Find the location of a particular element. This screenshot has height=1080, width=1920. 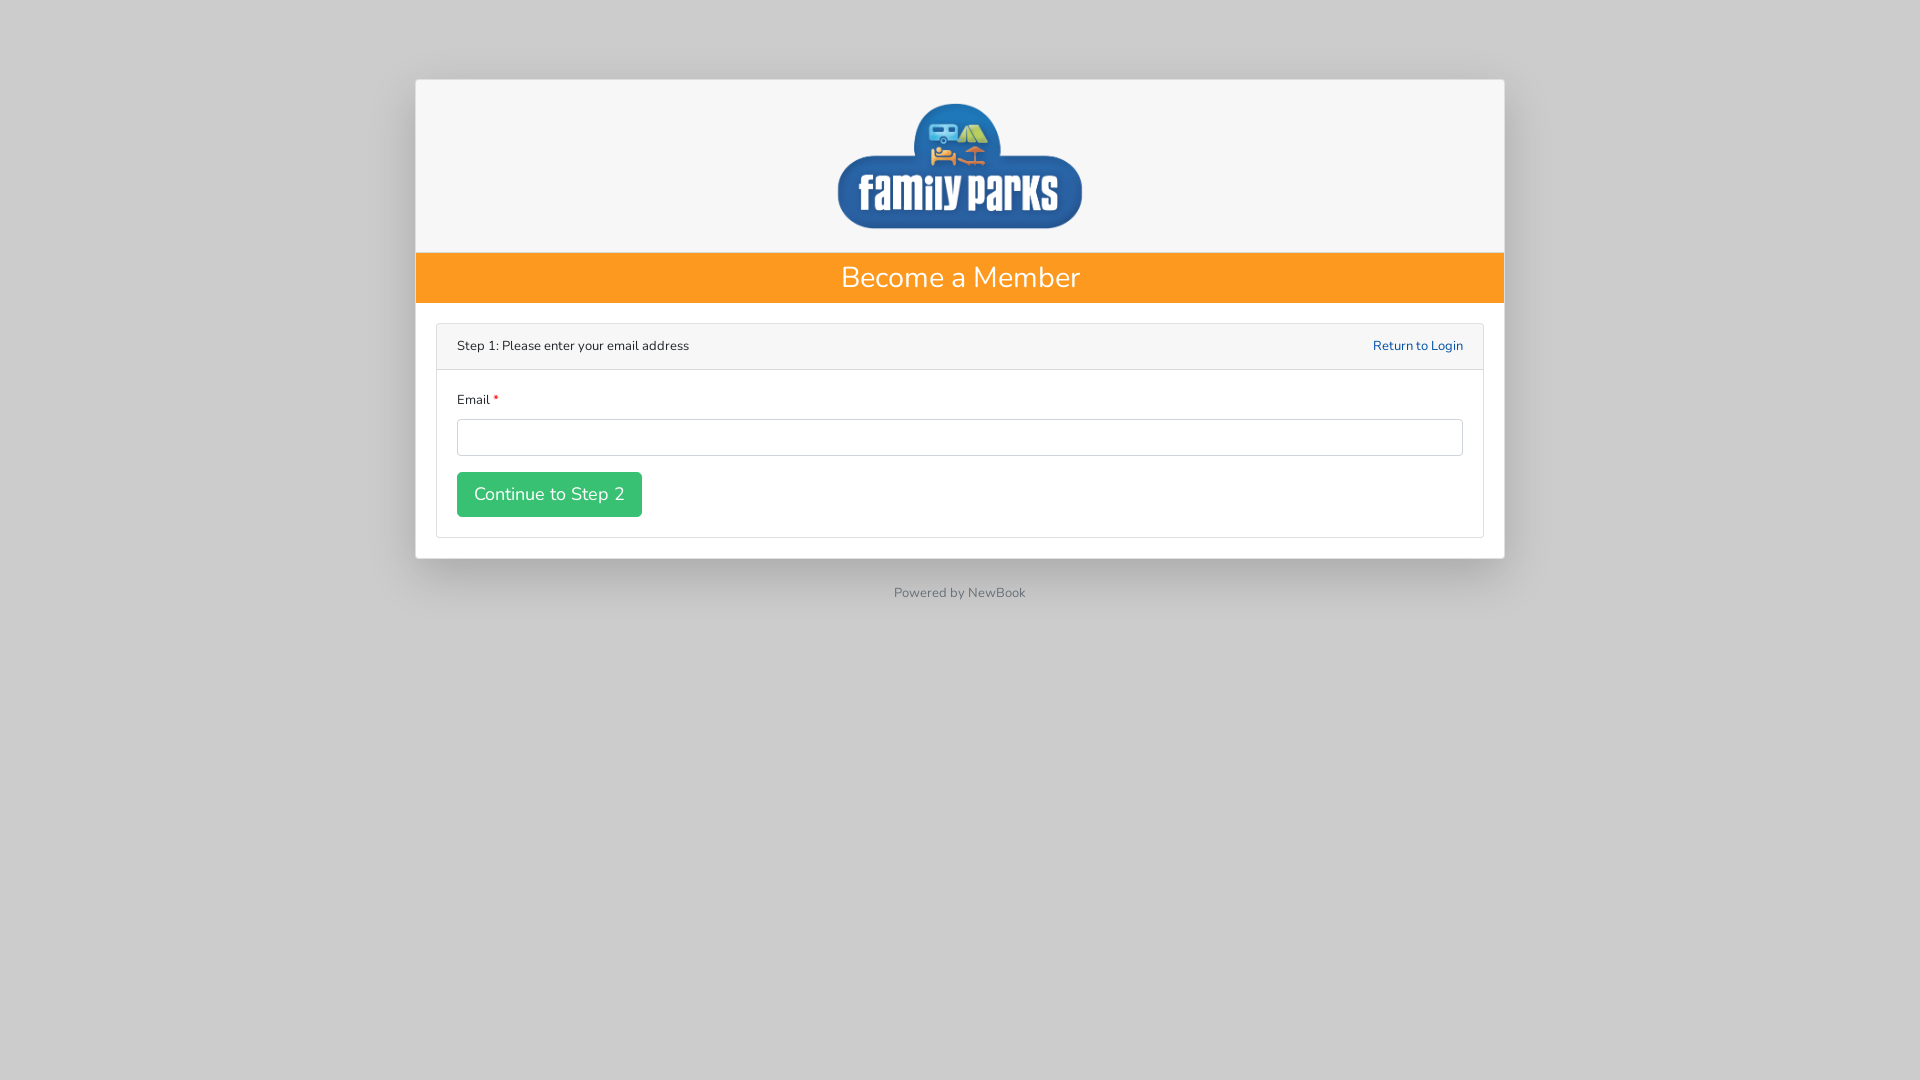

'Return to Login' is located at coordinates (1416, 345).